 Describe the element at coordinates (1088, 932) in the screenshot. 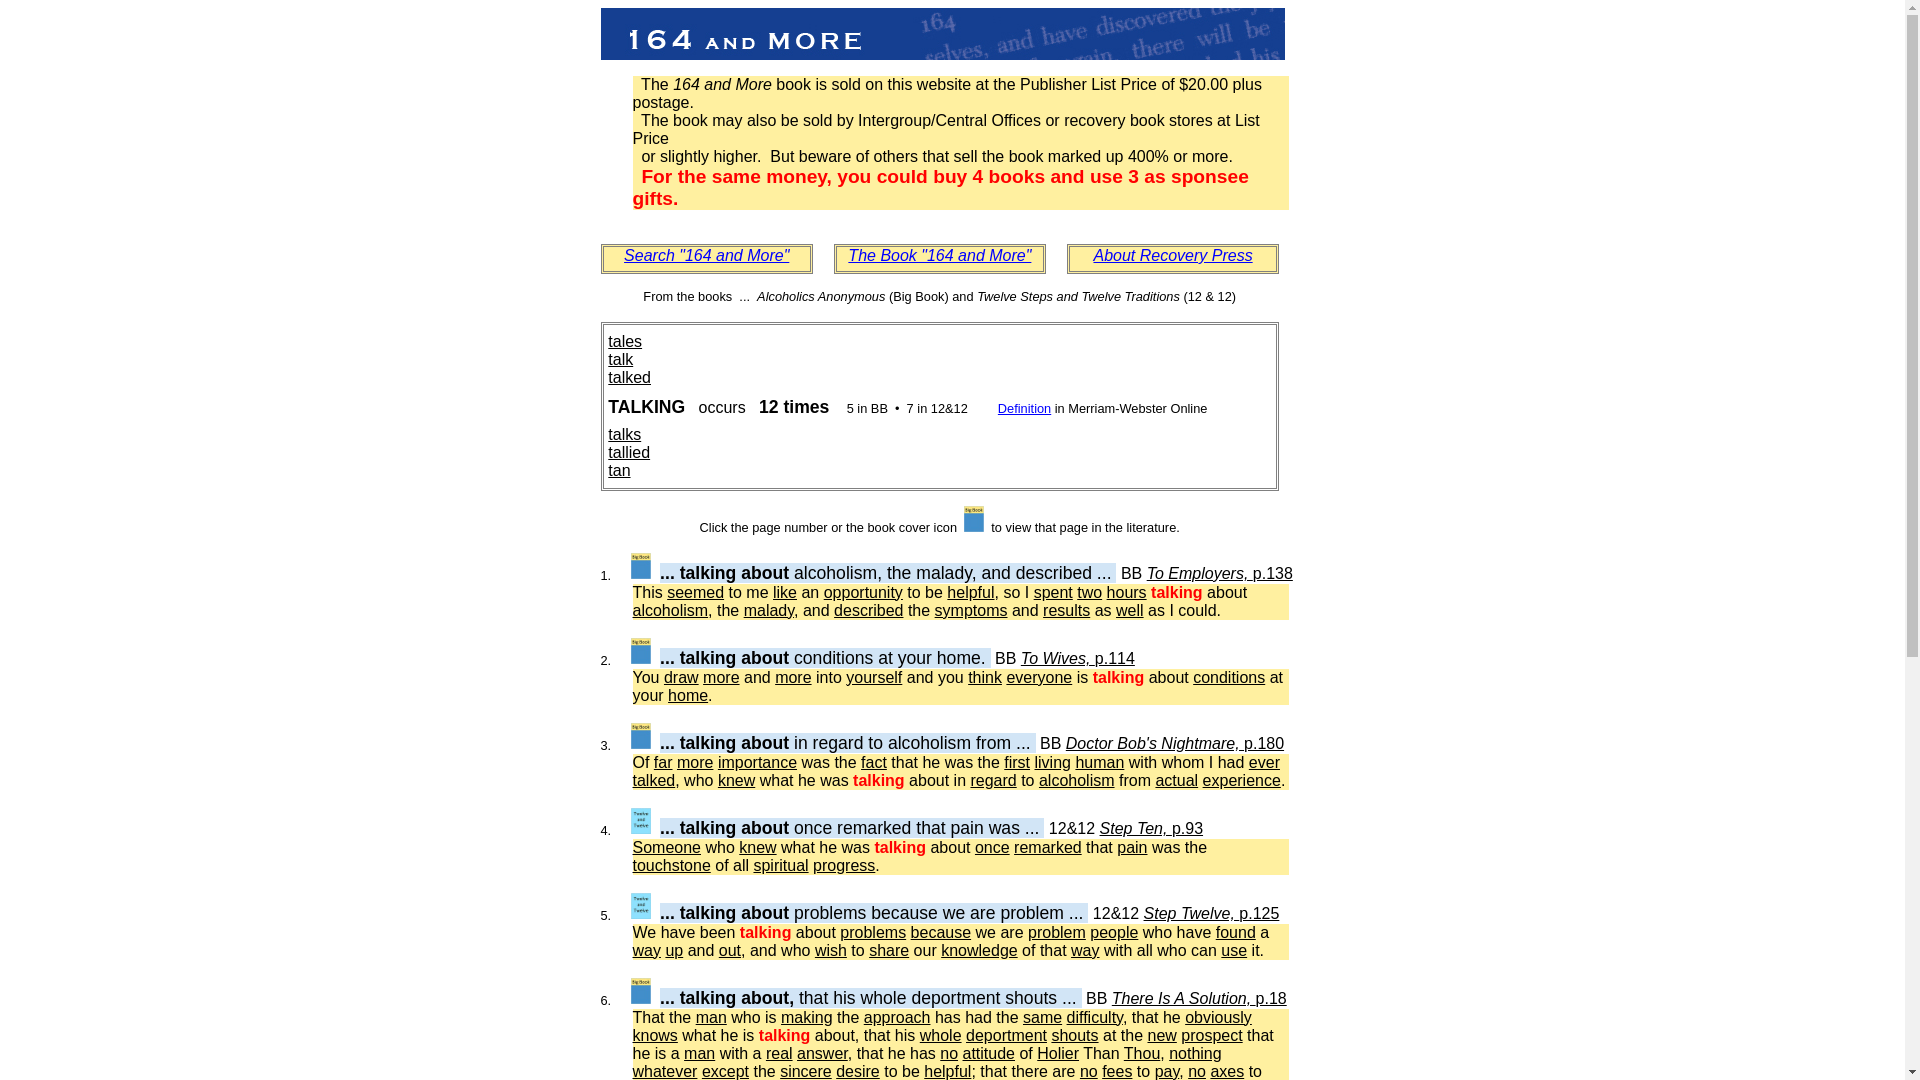

I see `'people'` at that location.